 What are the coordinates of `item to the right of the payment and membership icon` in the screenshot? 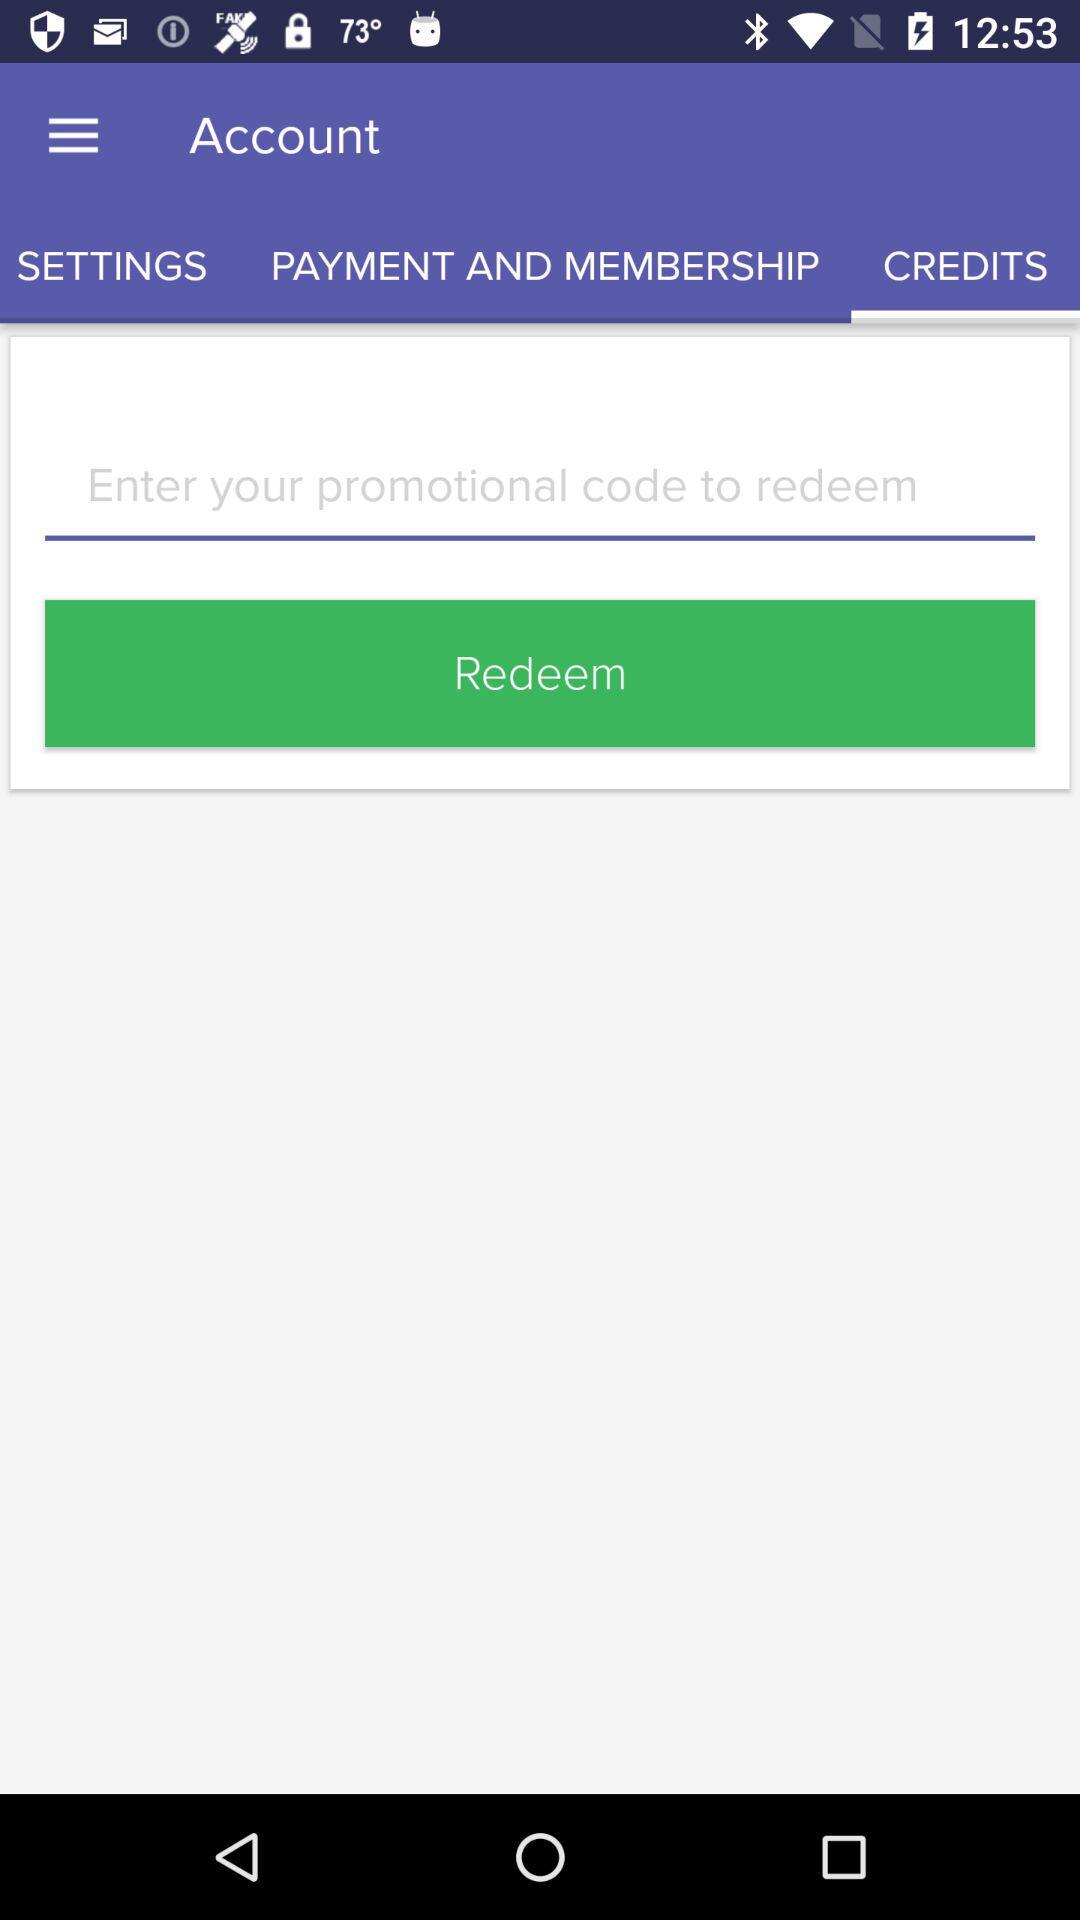 It's located at (964, 265).